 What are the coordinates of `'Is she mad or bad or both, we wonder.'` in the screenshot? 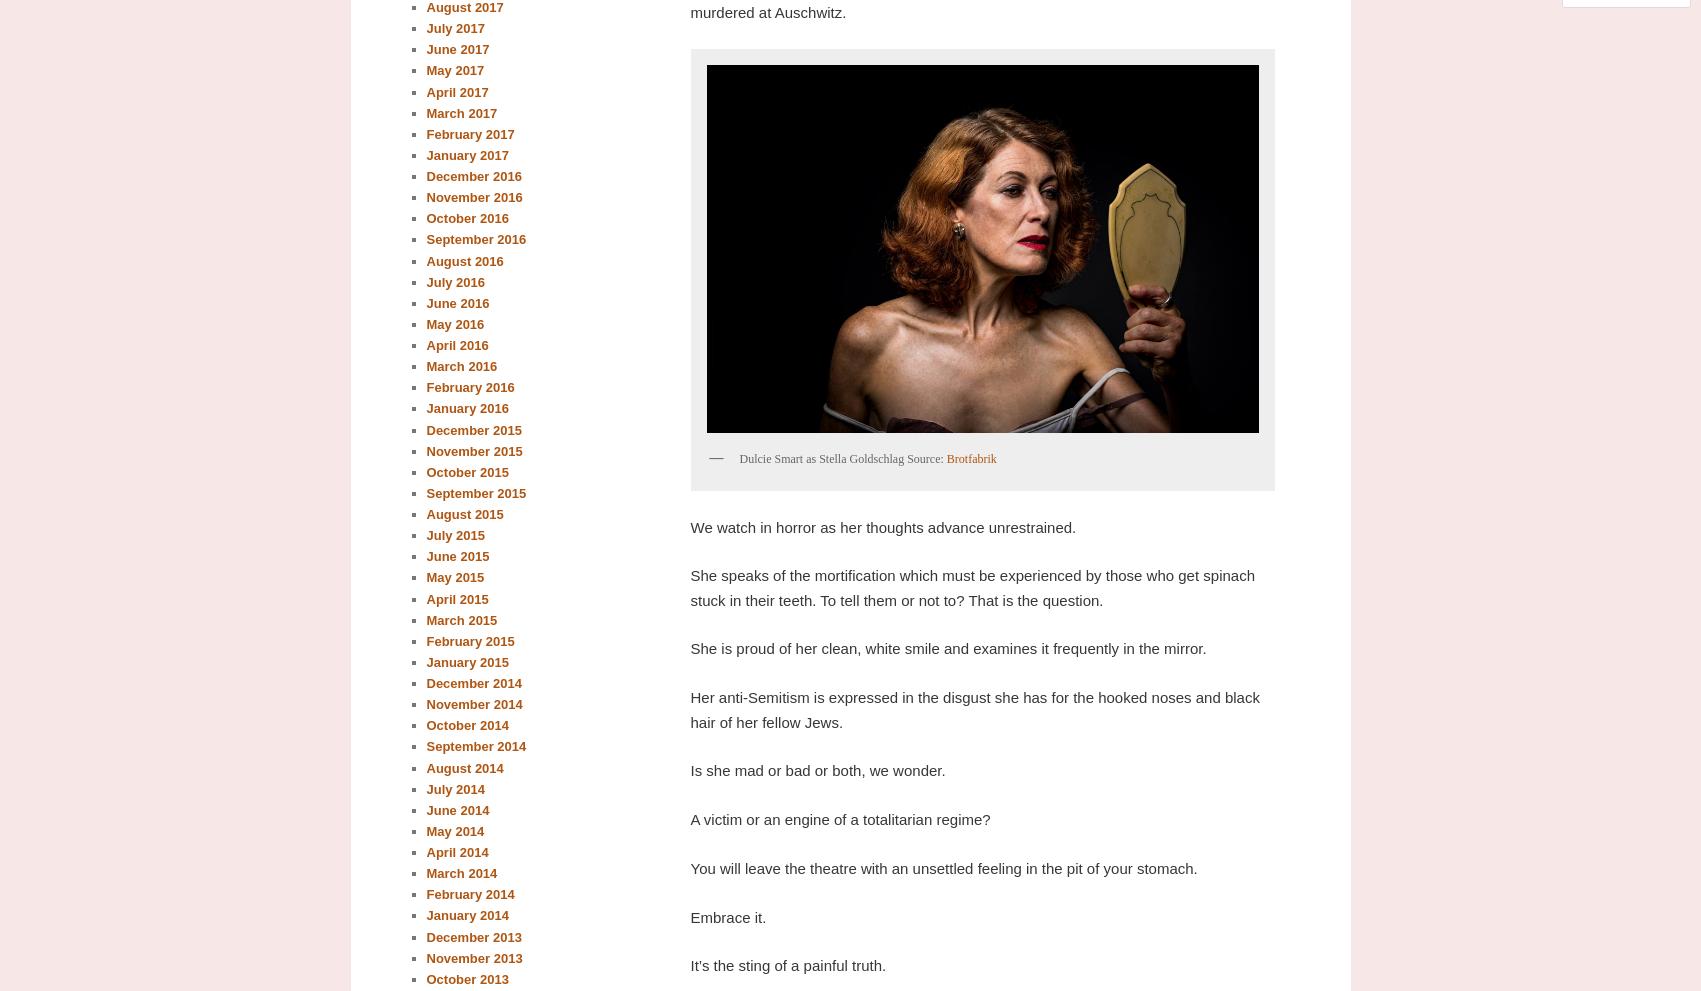 It's located at (817, 770).